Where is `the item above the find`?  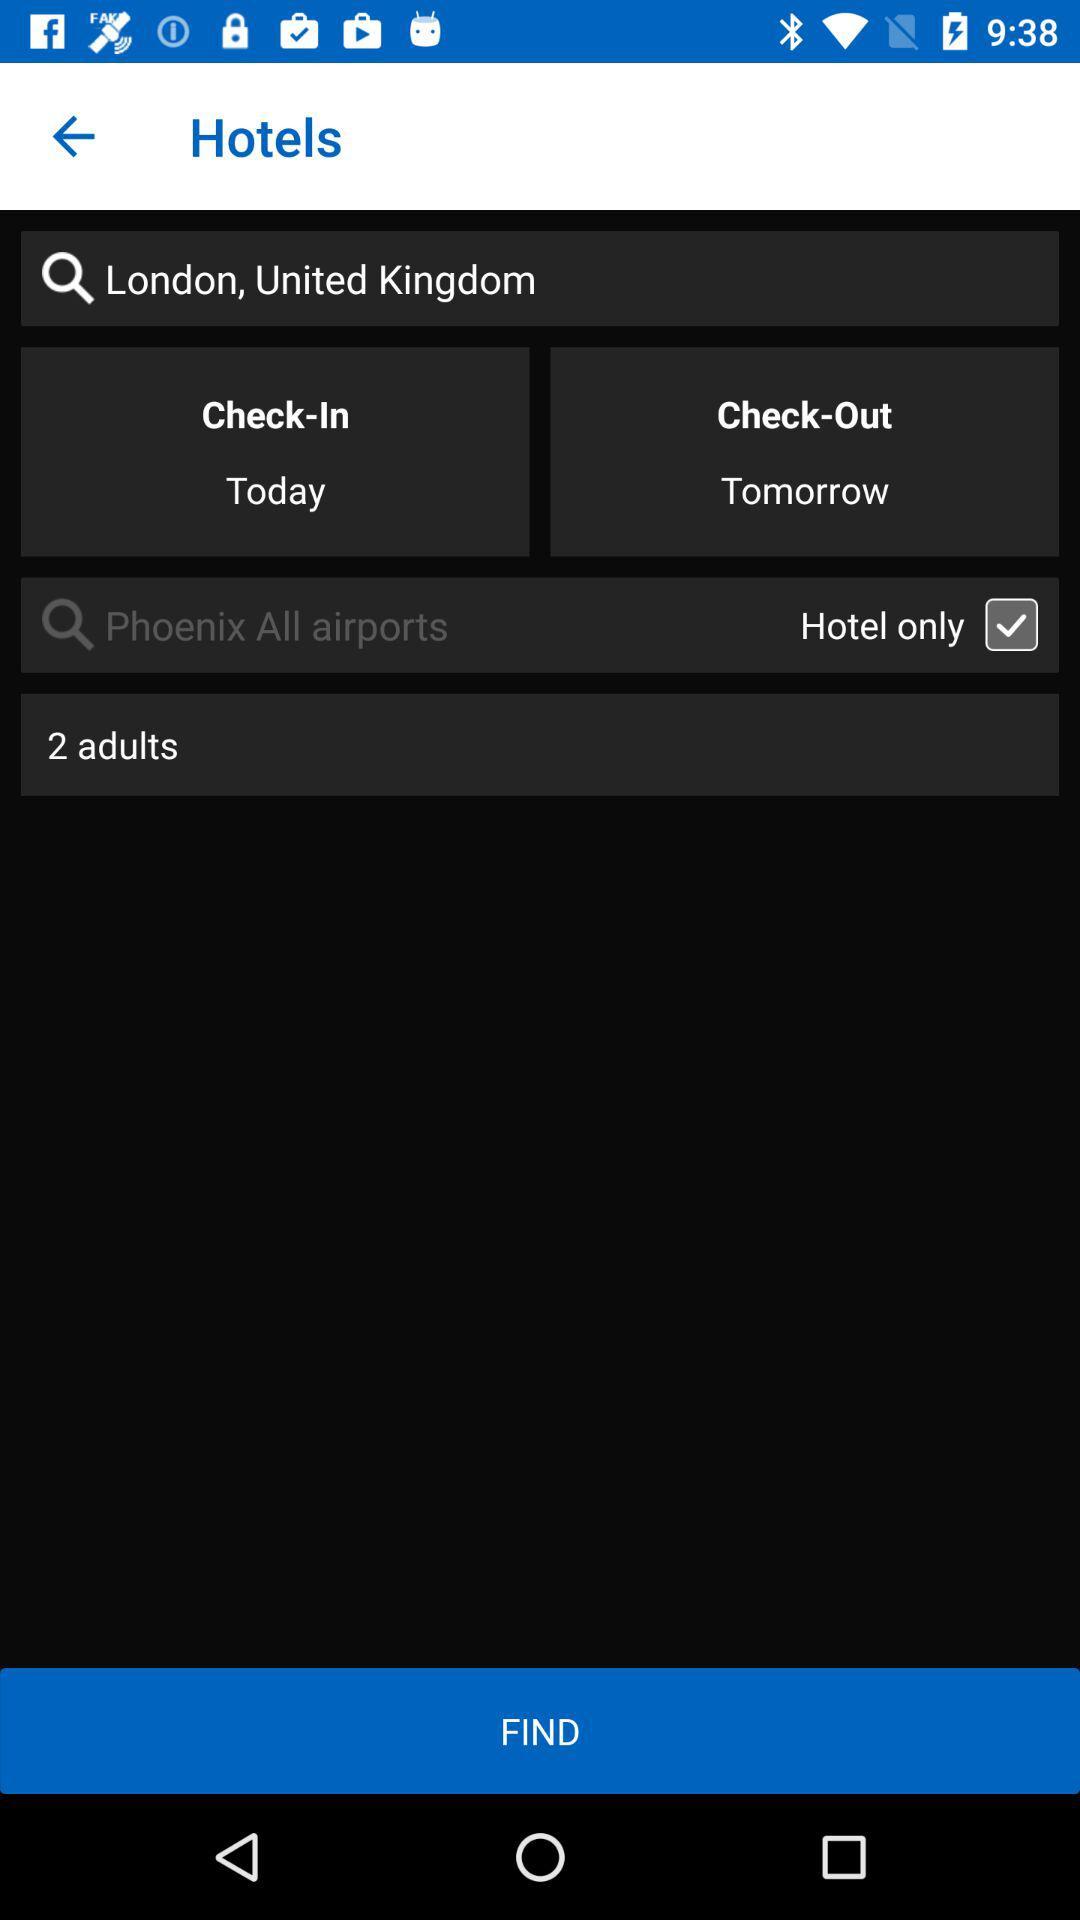
the item above the find is located at coordinates (540, 743).